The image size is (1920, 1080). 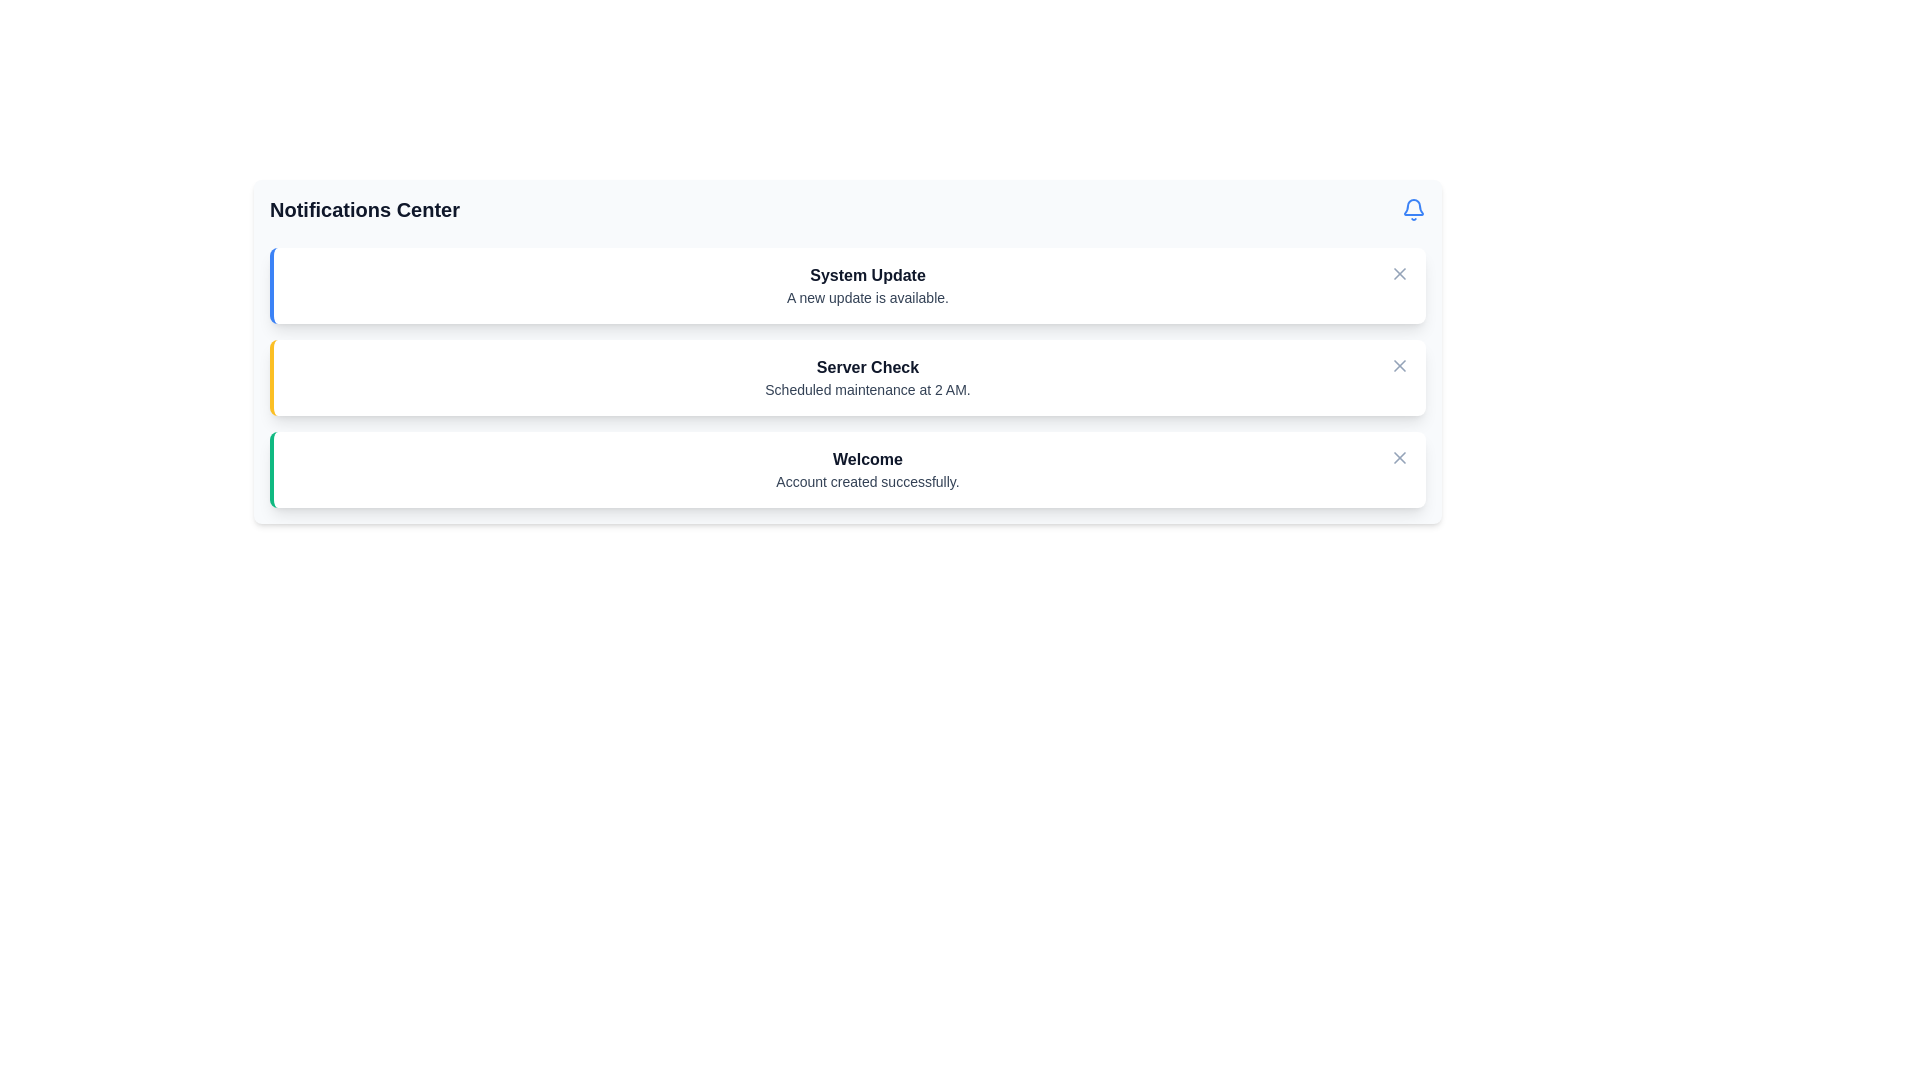 I want to click on bolded text label 'Server Check' which is styled in dark slate gray and positioned prominently in the notifications center, specifically in the second notification item above the text 'Scheduled maintenance at 2 AM.', so click(x=868, y=367).